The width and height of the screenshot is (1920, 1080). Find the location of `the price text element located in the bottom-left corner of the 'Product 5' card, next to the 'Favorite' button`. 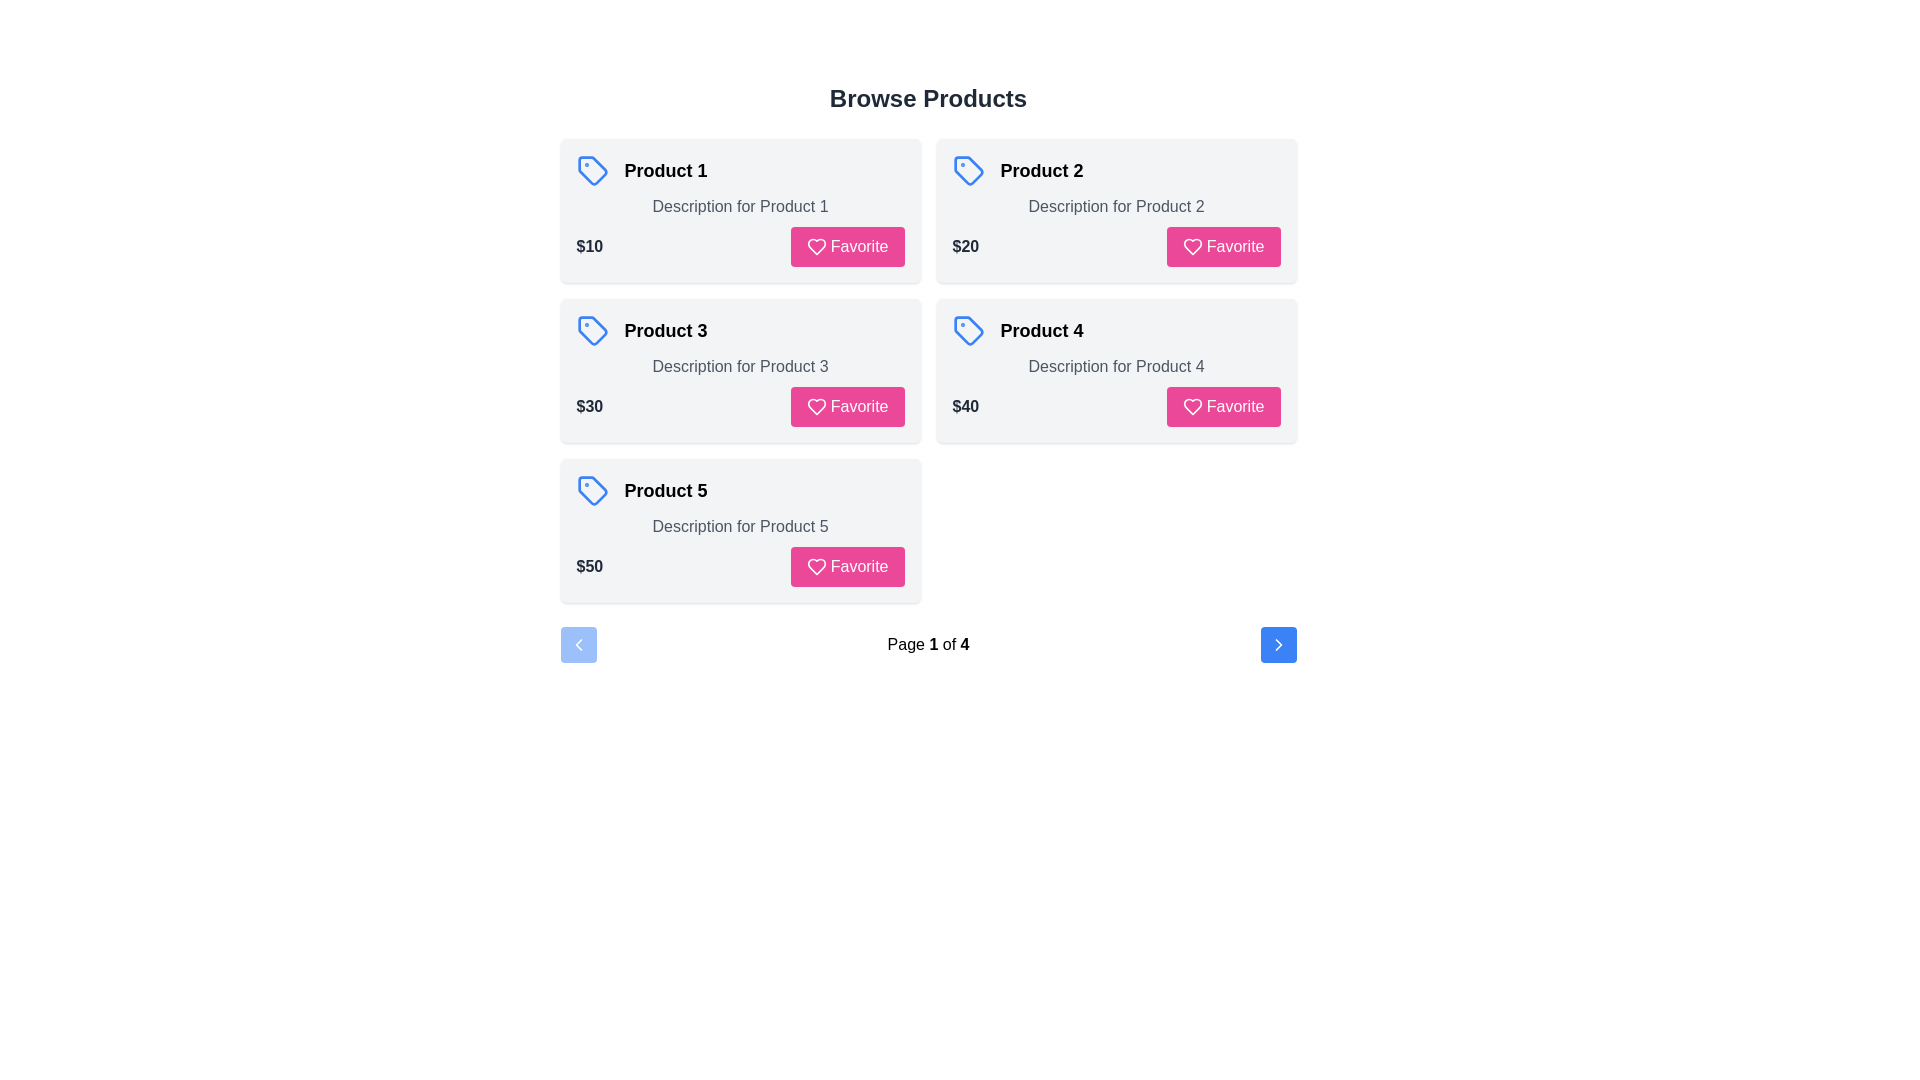

the price text element located in the bottom-left corner of the 'Product 5' card, next to the 'Favorite' button is located at coordinates (588, 567).